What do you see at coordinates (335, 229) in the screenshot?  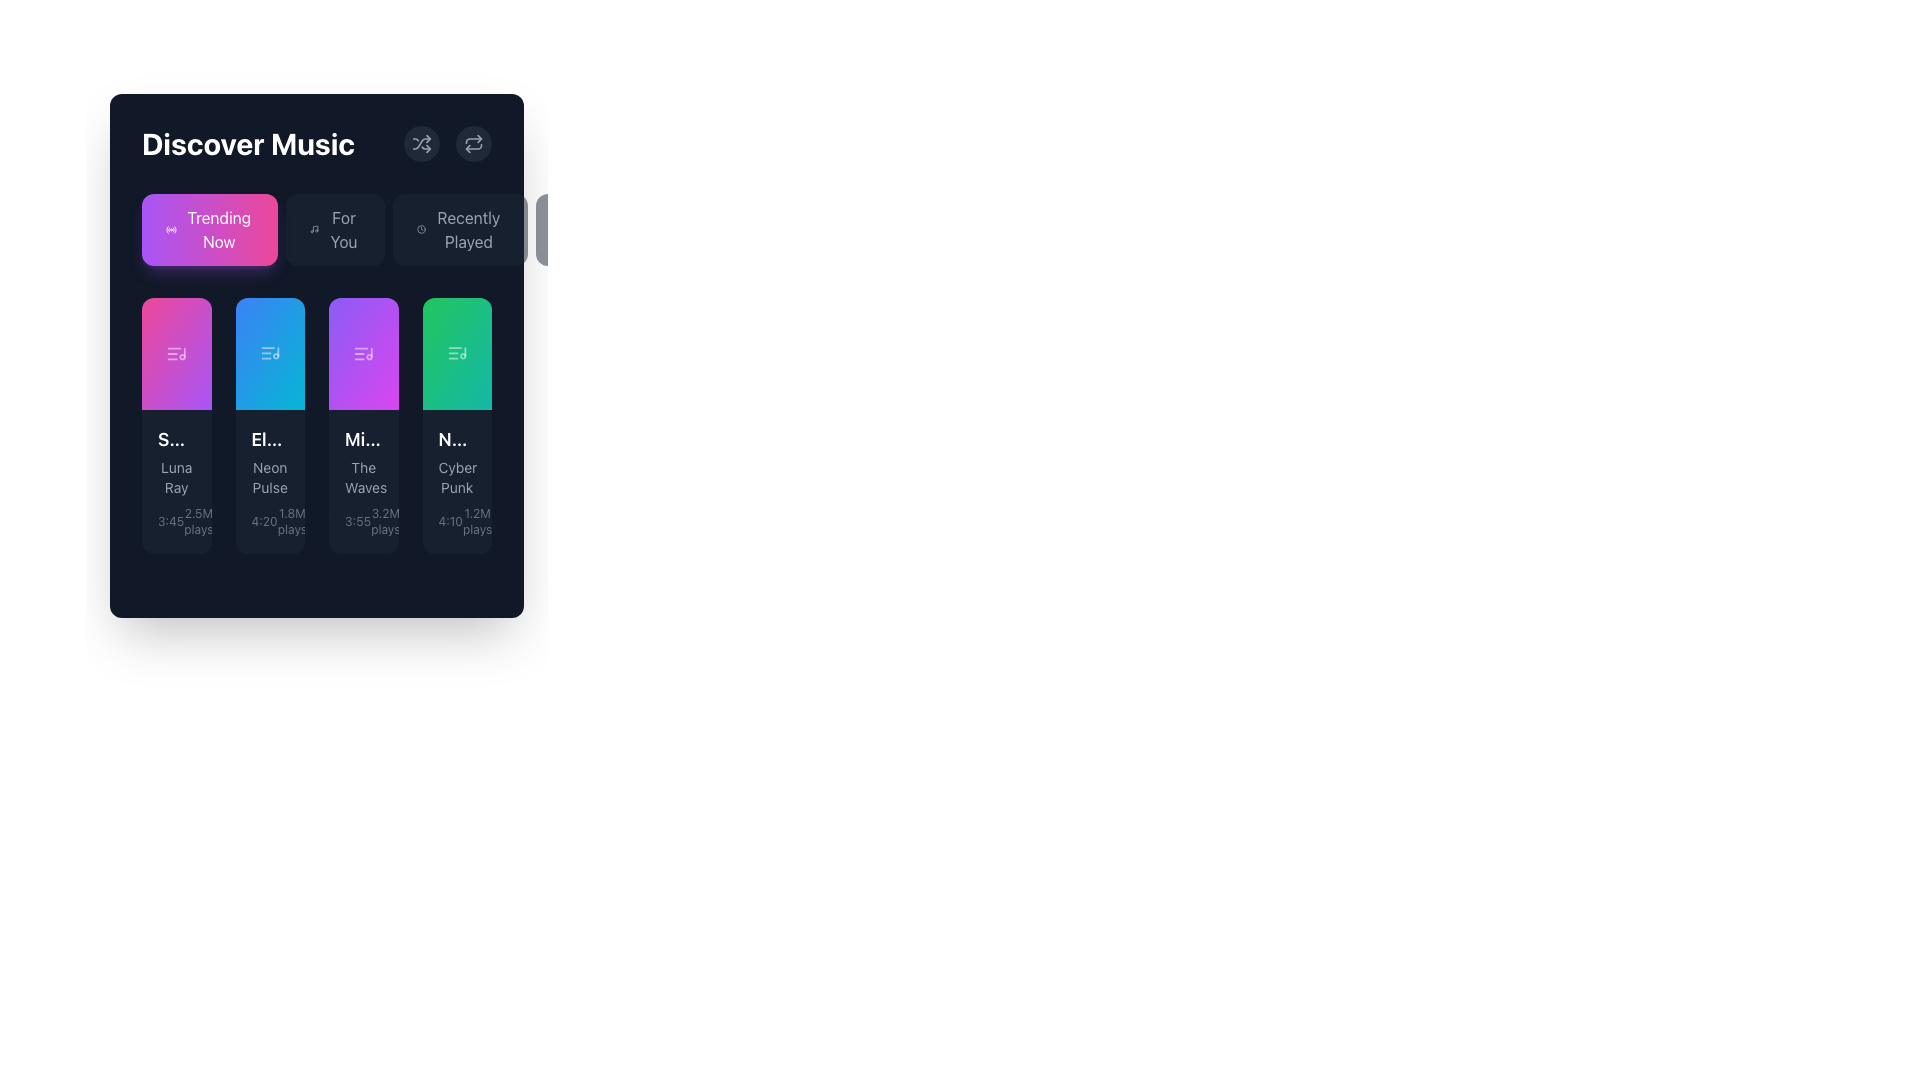 I see `the button located in the middle of the horizontal grouping of buttons beneath the 'Discover Music' title` at bounding box center [335, 229].